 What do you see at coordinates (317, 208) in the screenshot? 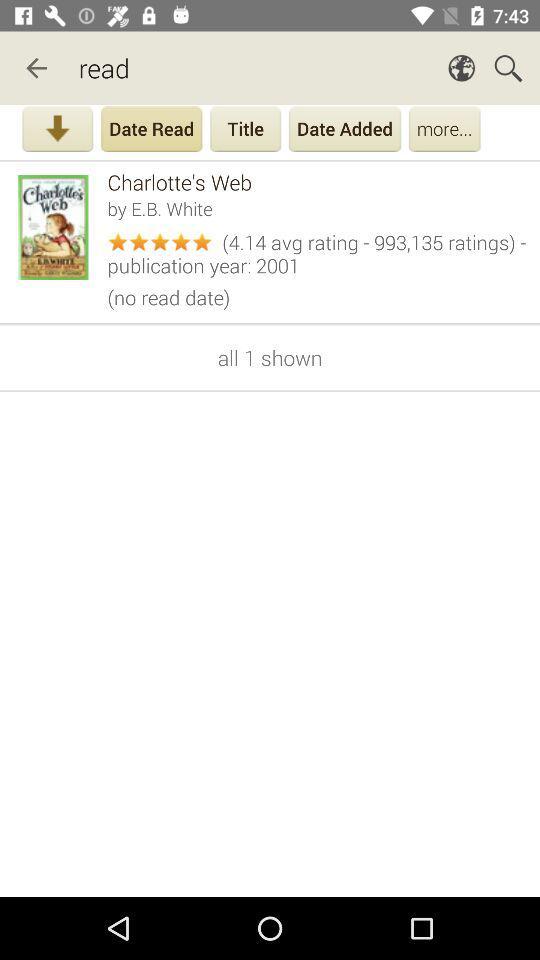
I see `by e b item` at bounding box center [317, 208].